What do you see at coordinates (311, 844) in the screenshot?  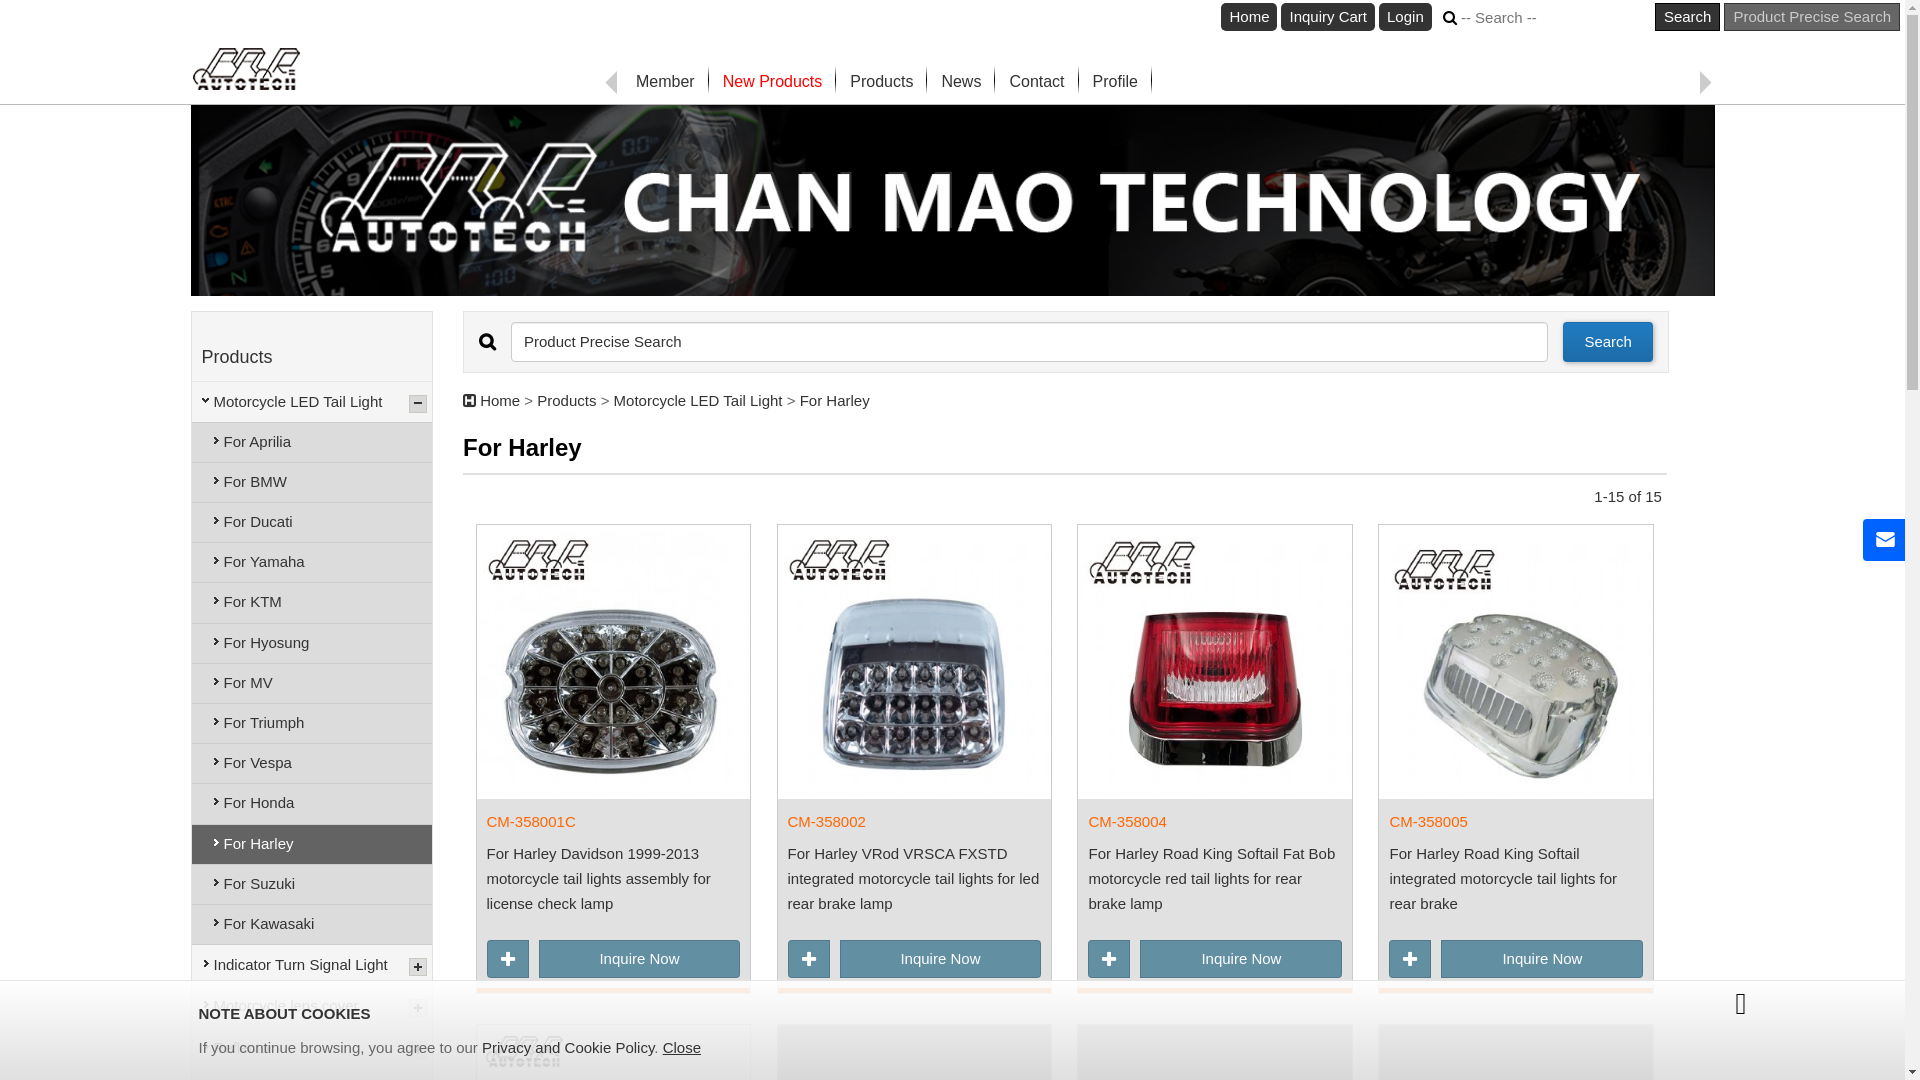 I see `'For Harley'` at bounding box center [311, 844].